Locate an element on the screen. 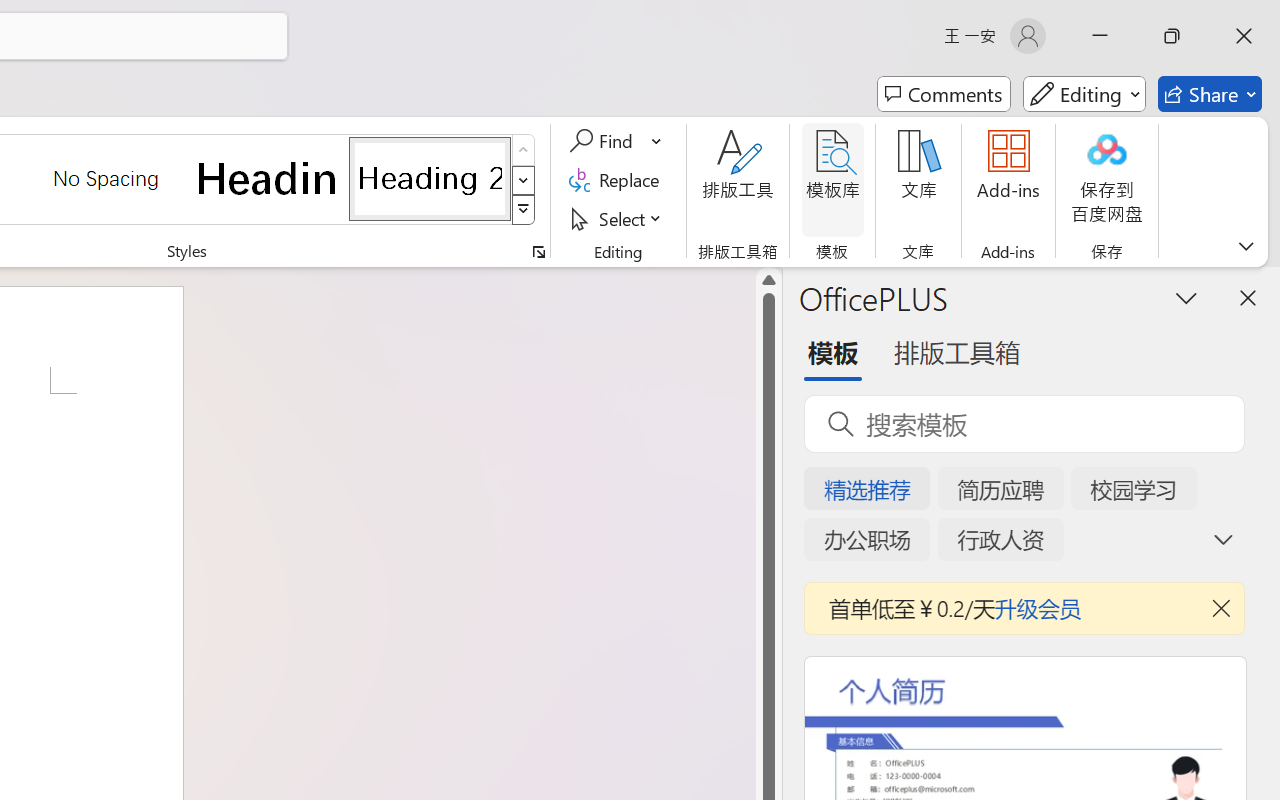 This screenshot has height=800, width=1280. 'Minimize' is located at coordinates (1099, 35).